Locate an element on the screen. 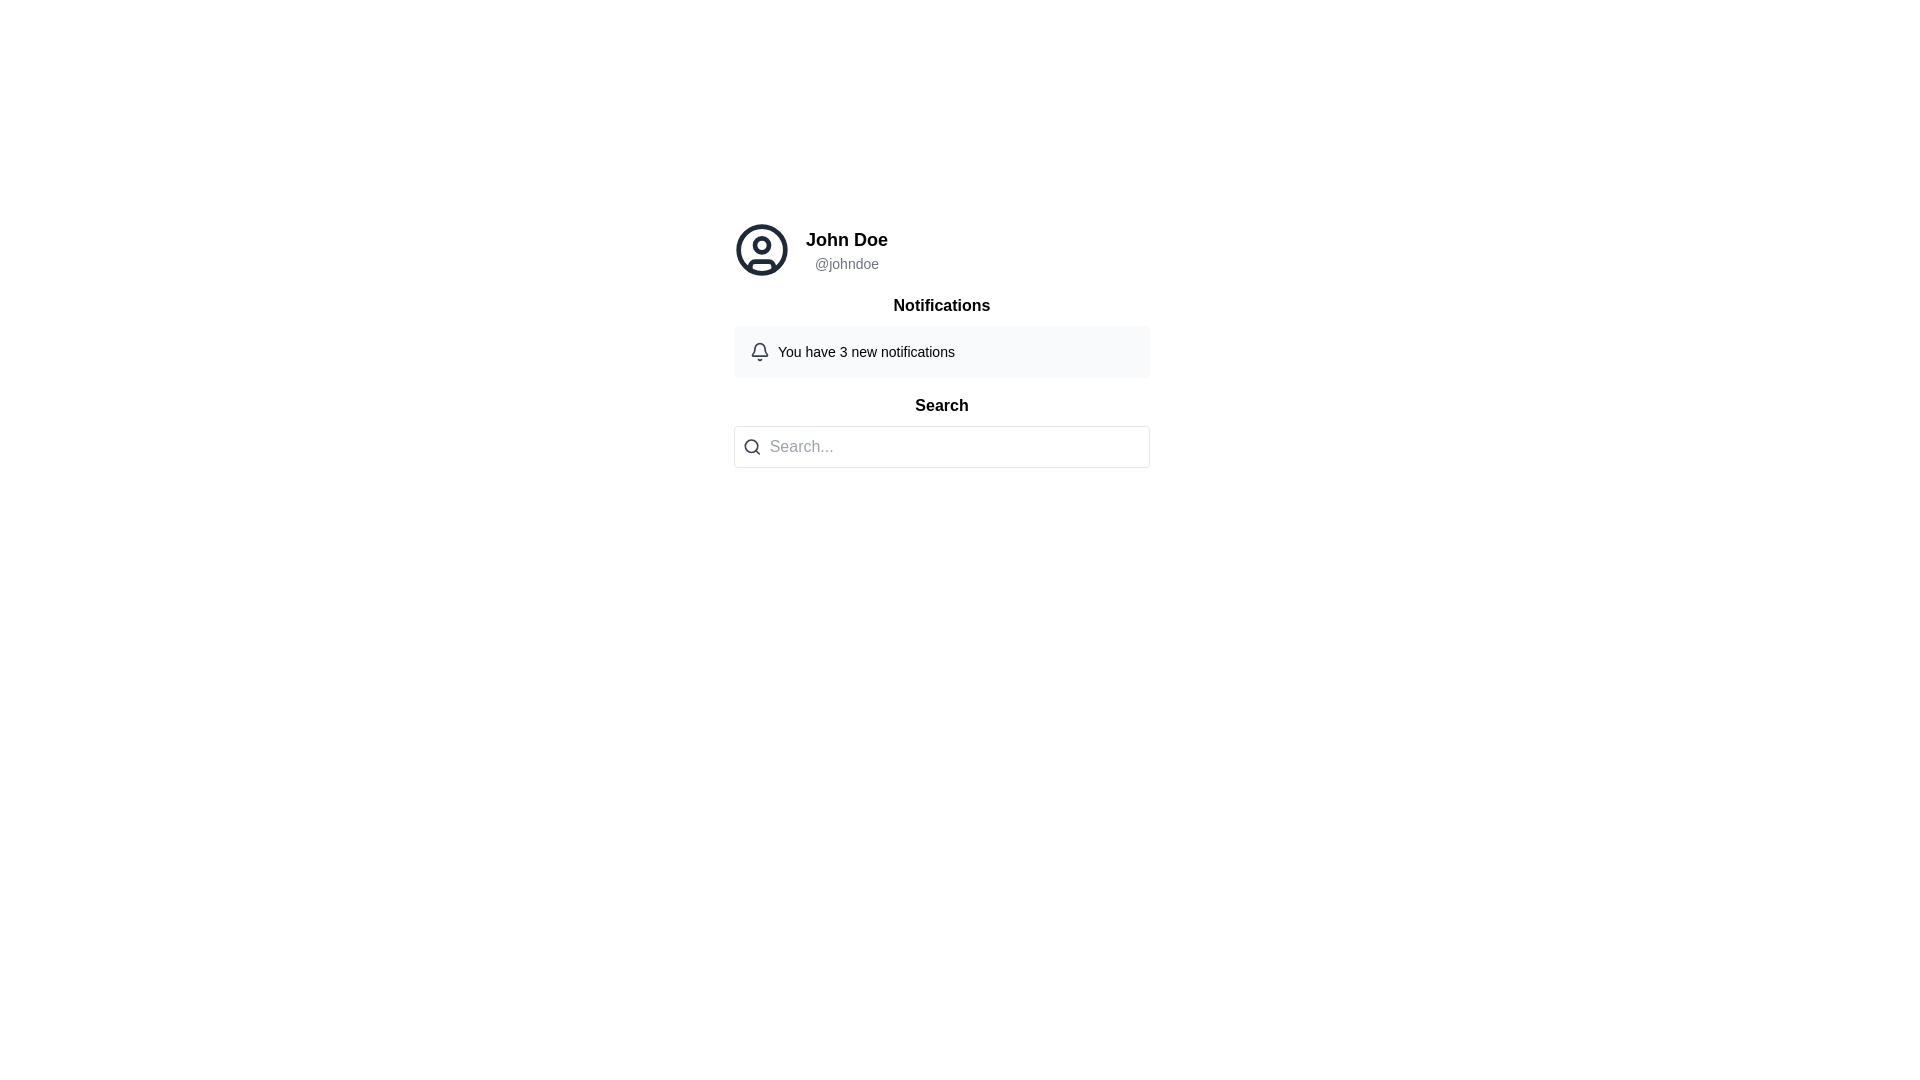 The width and height of the screenshot is (1920, 1080). the SVG Circle representing the user's profile icon located in the upper-left region of the interface is located at coordinates (761, 249).